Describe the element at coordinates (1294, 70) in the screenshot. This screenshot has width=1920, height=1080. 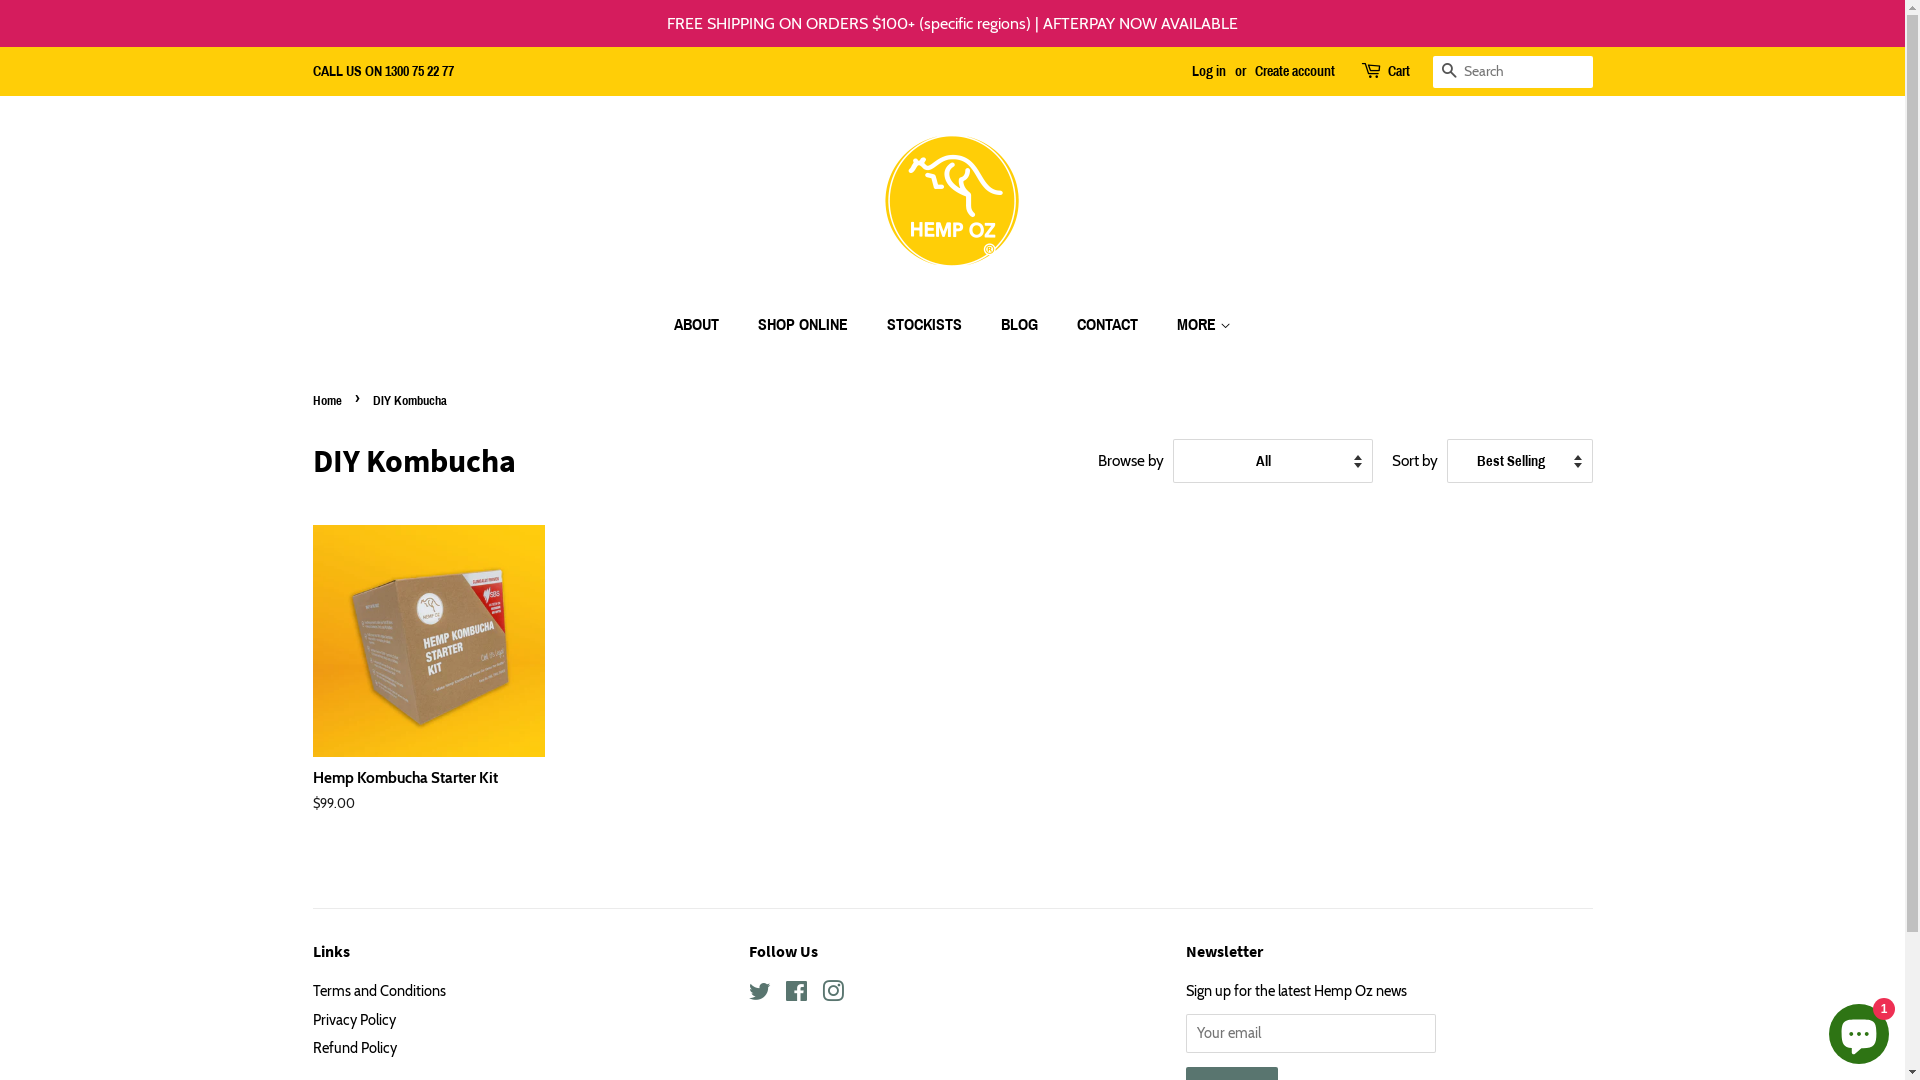
I see `'Create account'` at that location.